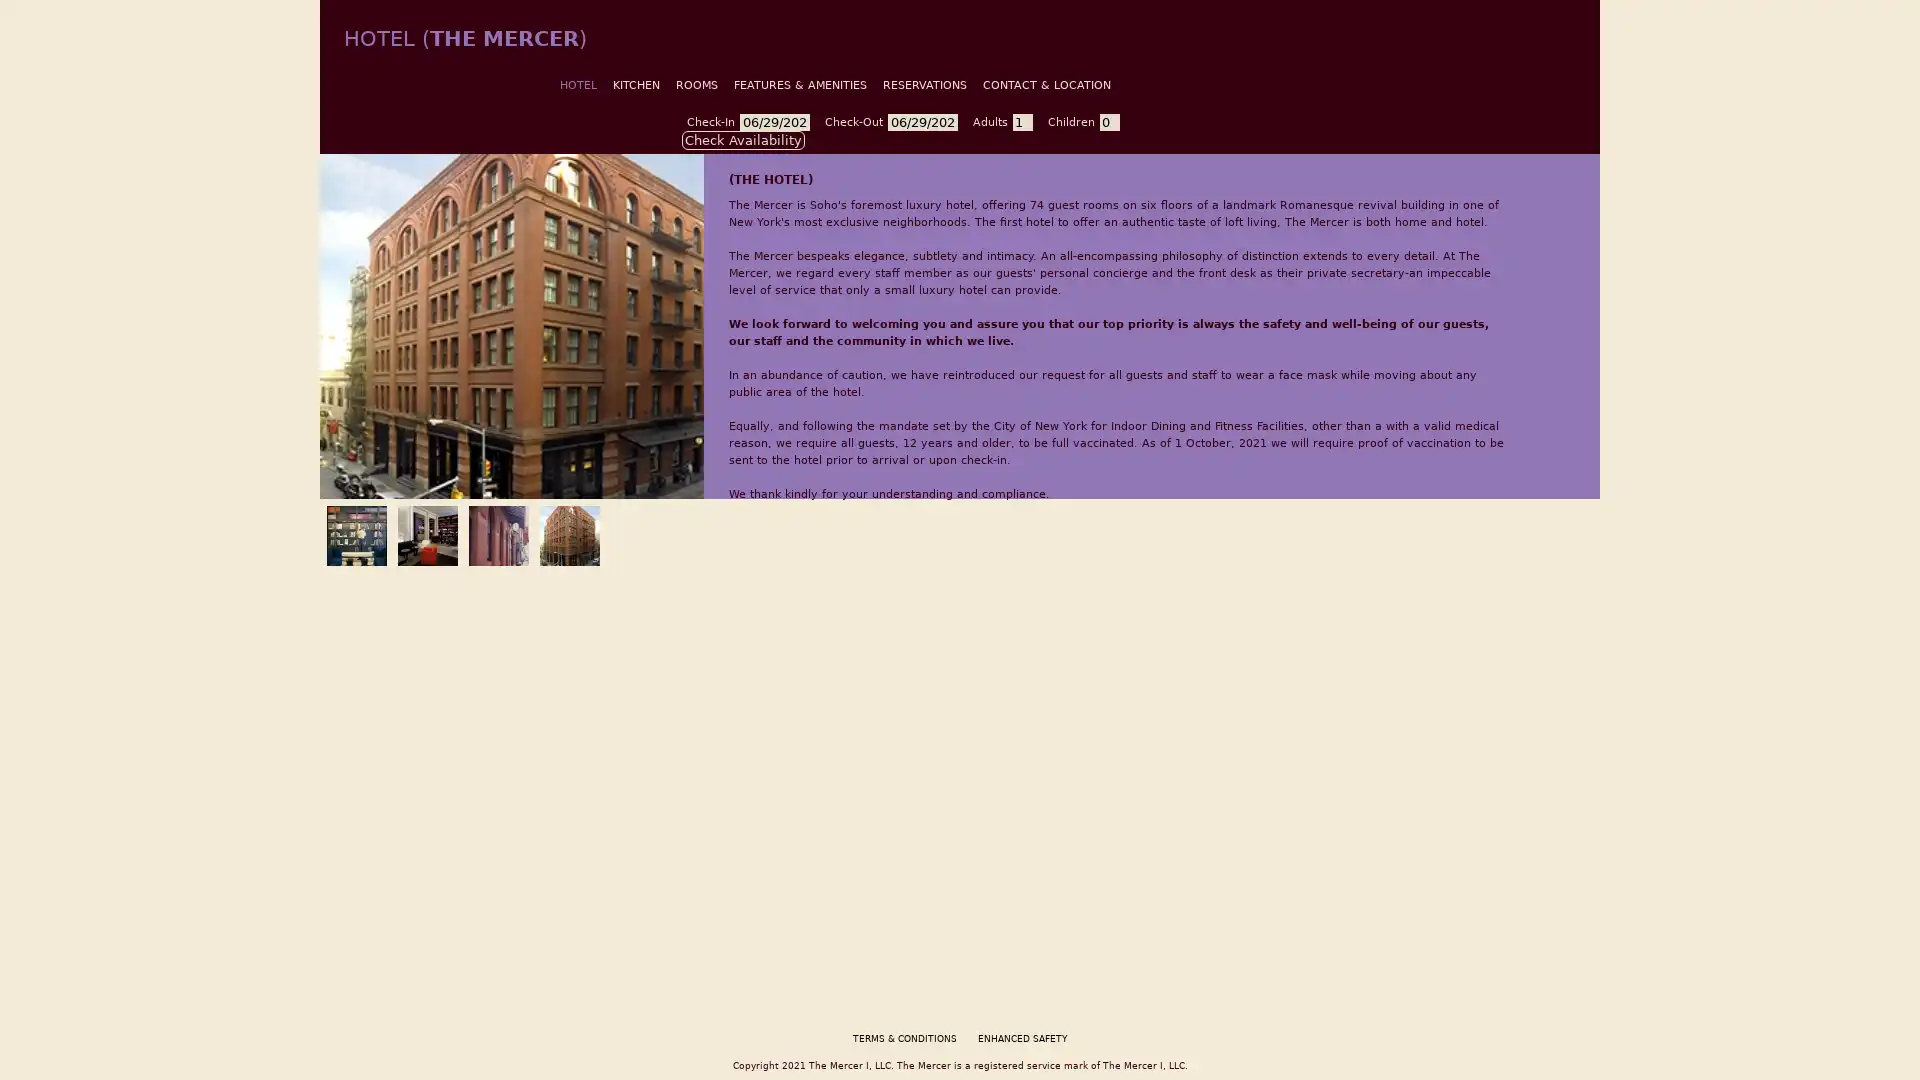 Image resolution: width=1920 pixels, height=1080 pixels. What do you see at coordinates (423, 531) in the screenshot?
I see `Hotel lobby` at bounding box center [423, 531].